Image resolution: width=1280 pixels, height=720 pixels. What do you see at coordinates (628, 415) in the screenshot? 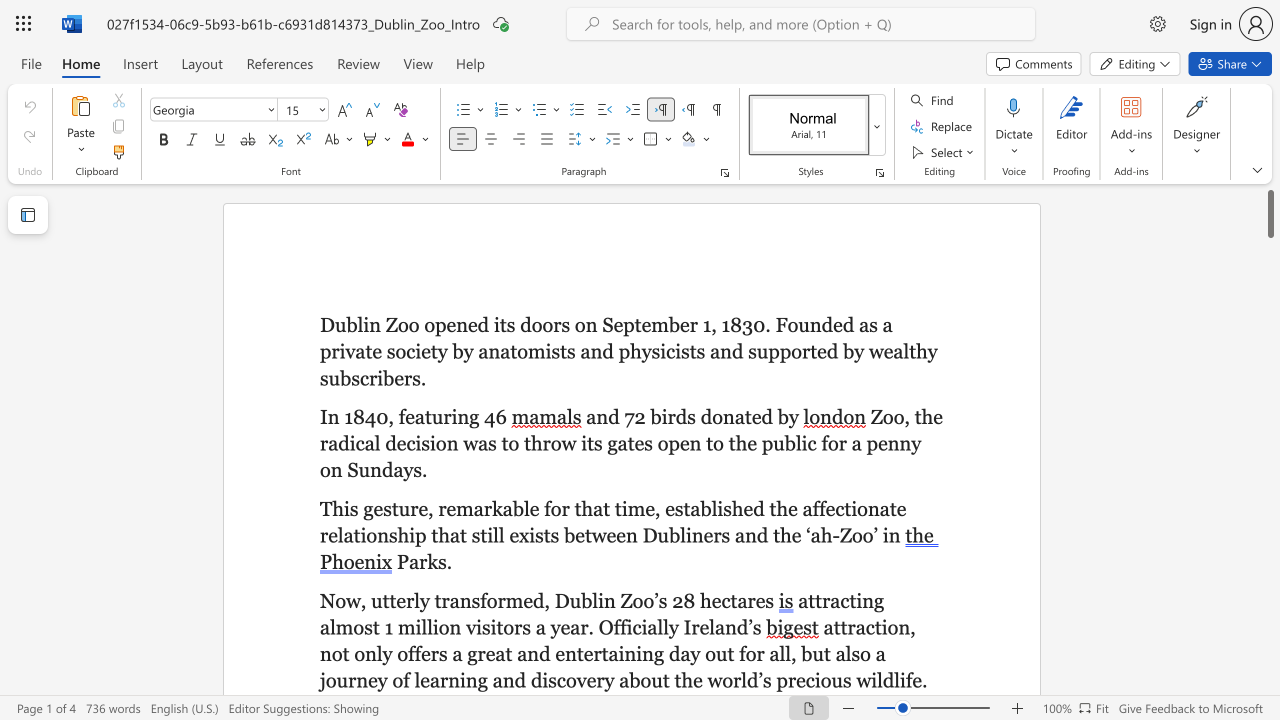
I see `the 1th character "7" in the text` at bounding box center [628, 415].